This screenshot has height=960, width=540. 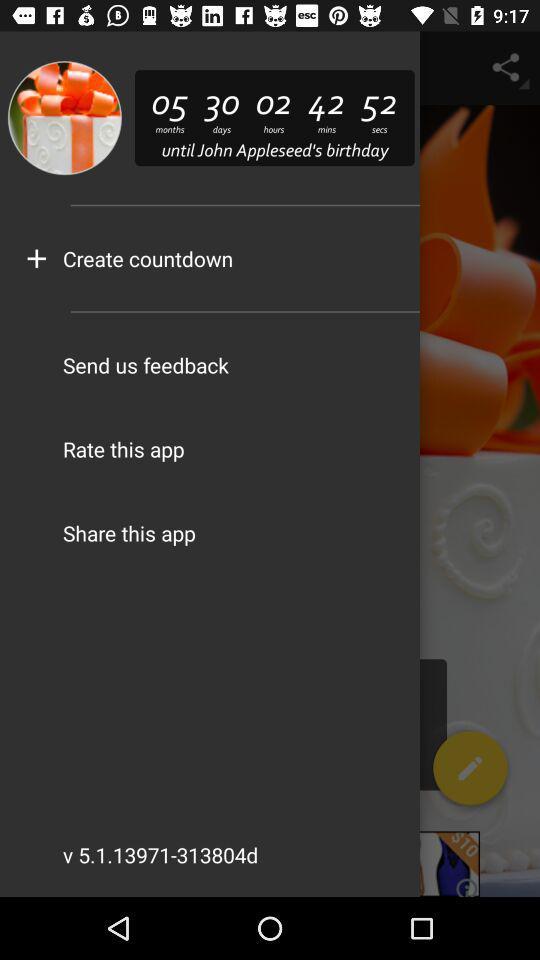 What do you see at coordinates (470, 771) in the screenshot?
I see `the edit icon` at bounding box center [470, 771].